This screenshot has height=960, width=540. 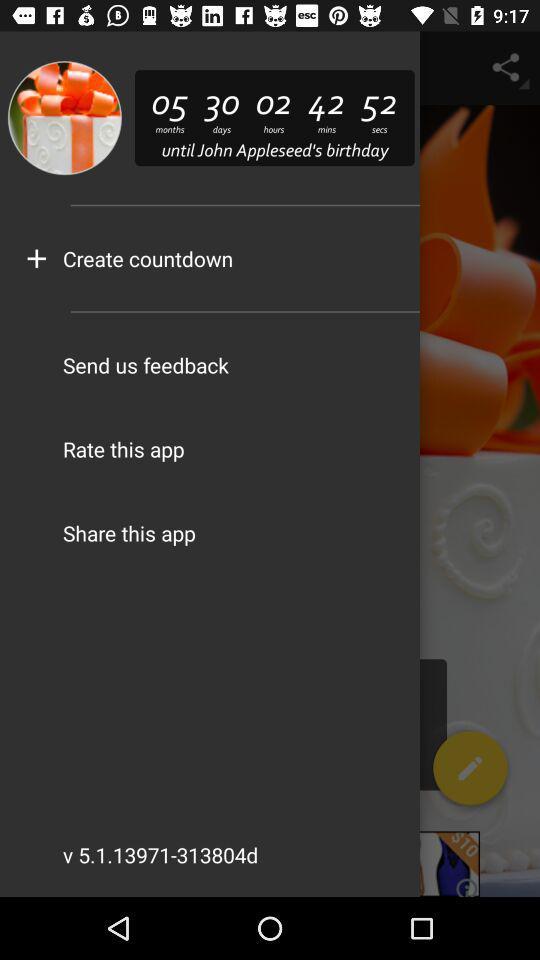 What do you see at coordinates (470, 771) in the screenshot?
I see `the edit icon` at bounding box center [470, 771].